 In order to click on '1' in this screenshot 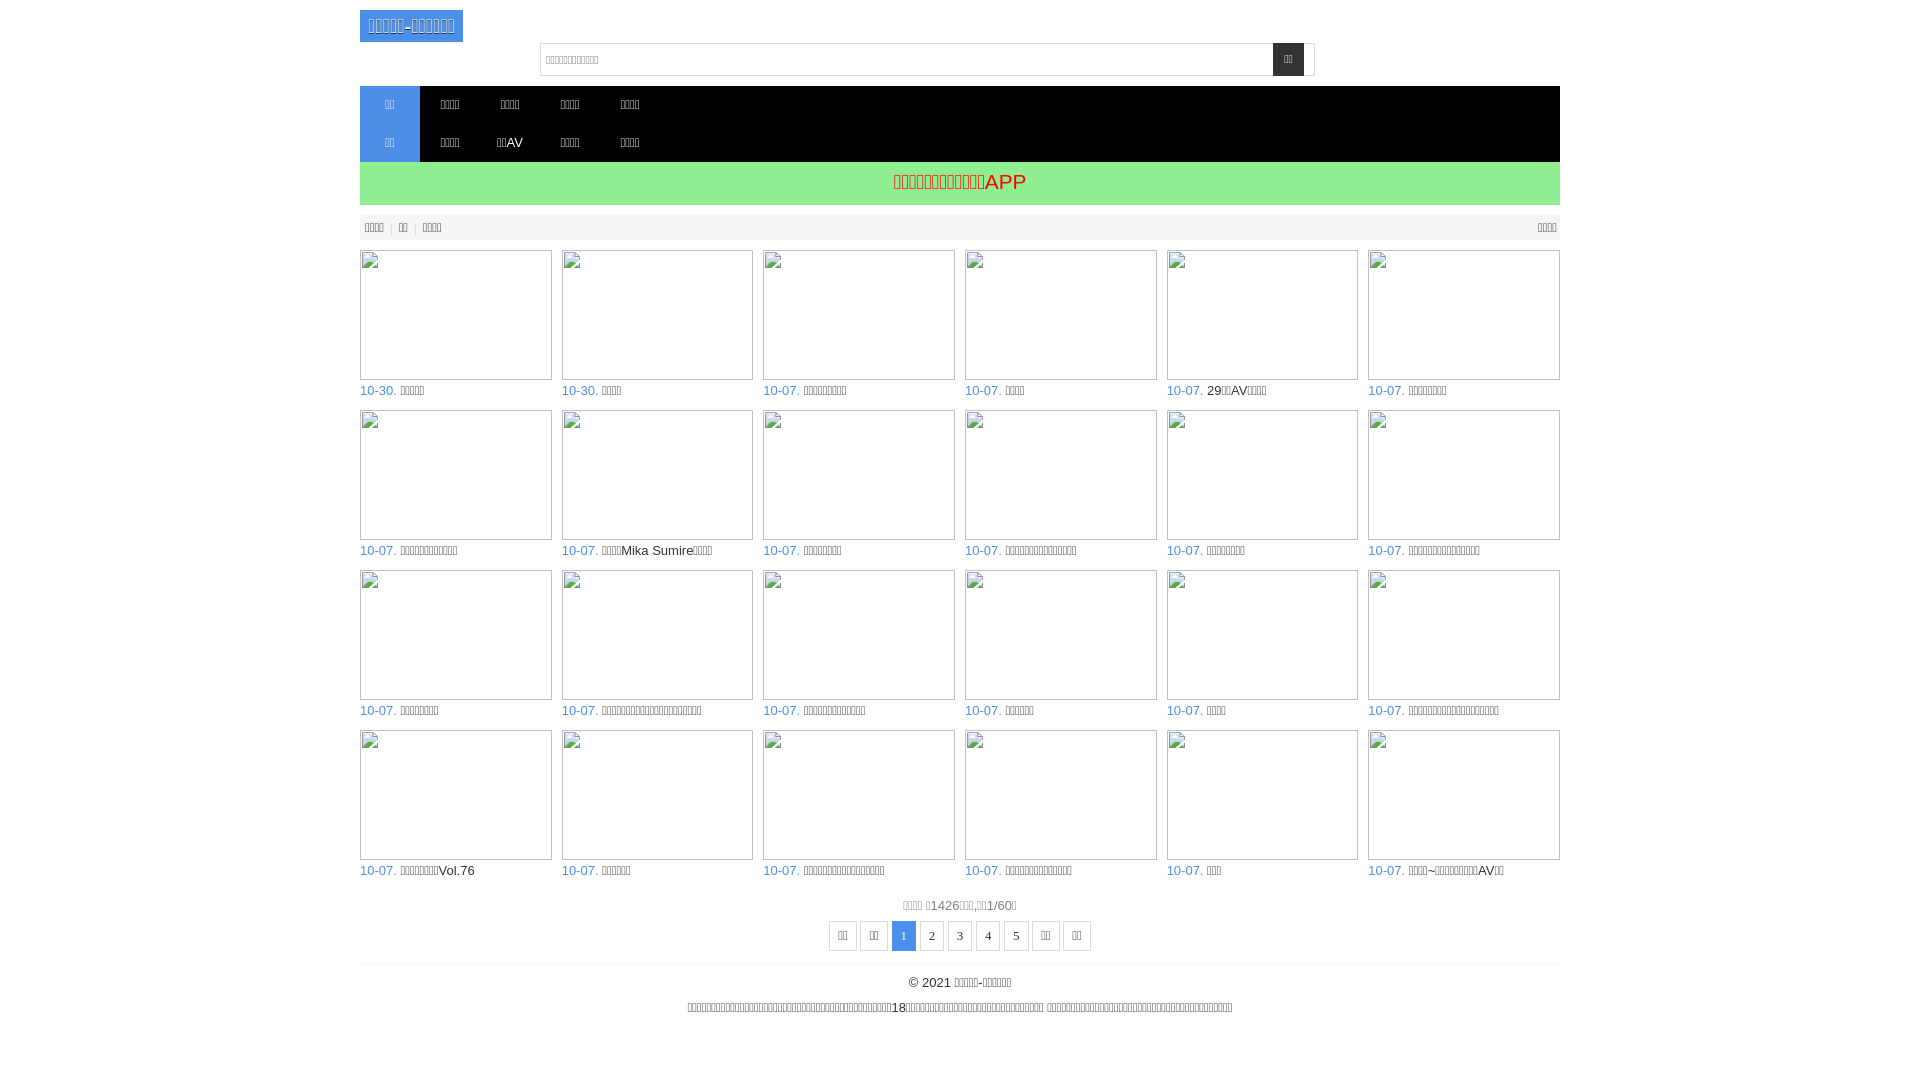, I will do `click(903, 936)`.